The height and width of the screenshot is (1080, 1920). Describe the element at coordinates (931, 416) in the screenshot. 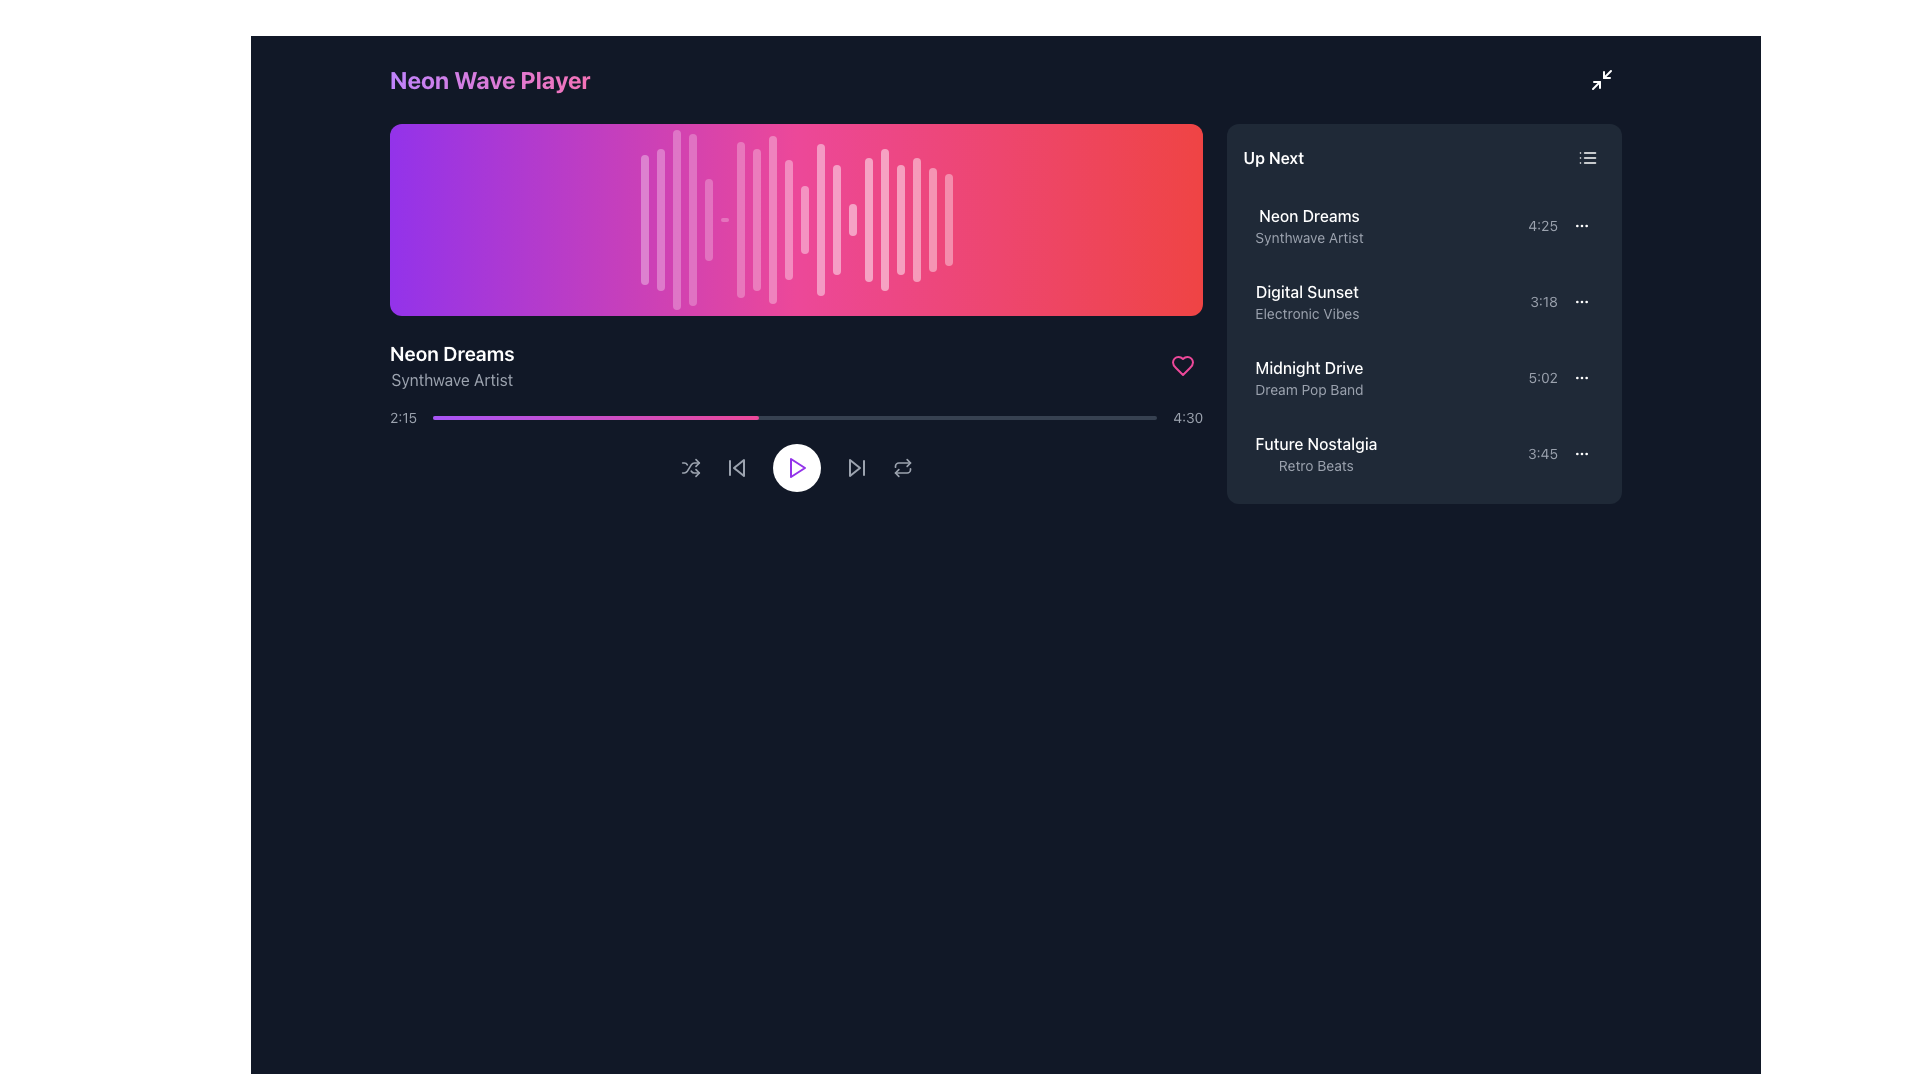

I see `the media progress` at that location.